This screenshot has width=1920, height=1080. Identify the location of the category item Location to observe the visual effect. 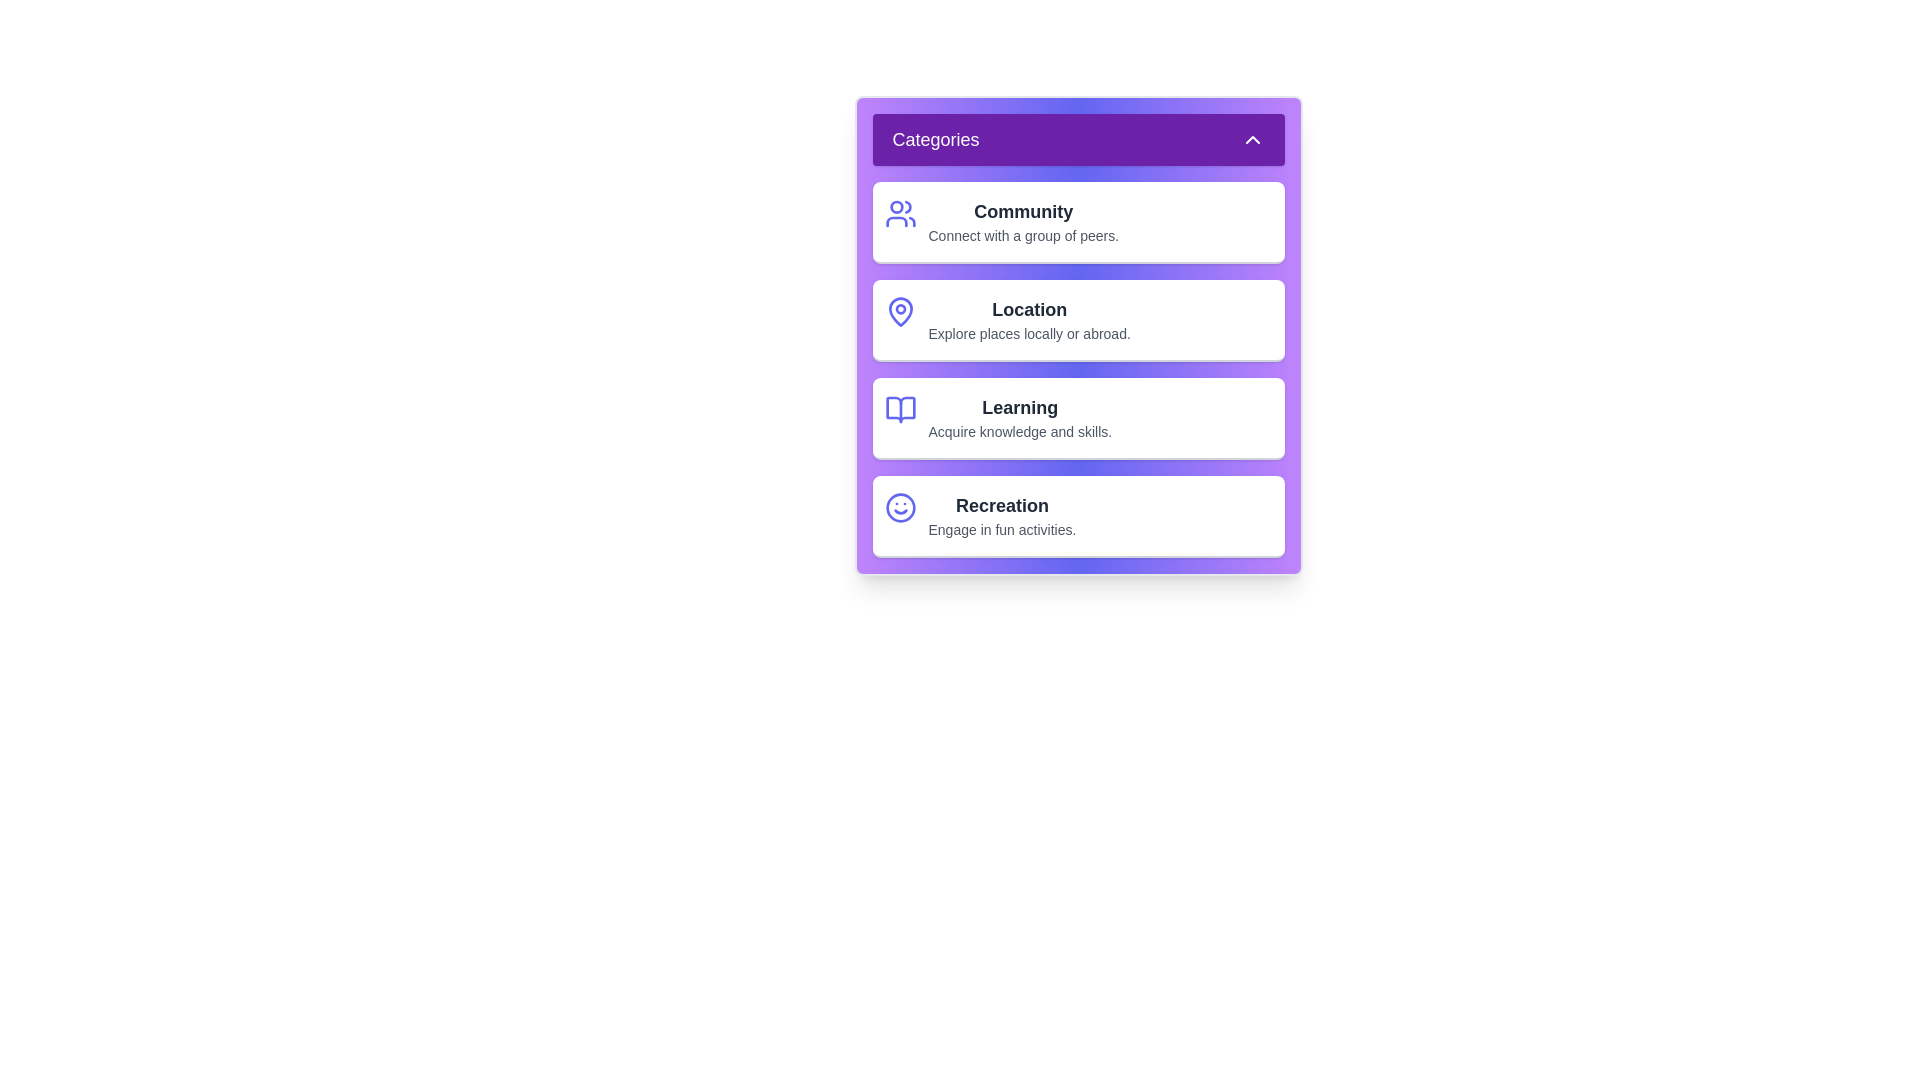
(1077, 319).